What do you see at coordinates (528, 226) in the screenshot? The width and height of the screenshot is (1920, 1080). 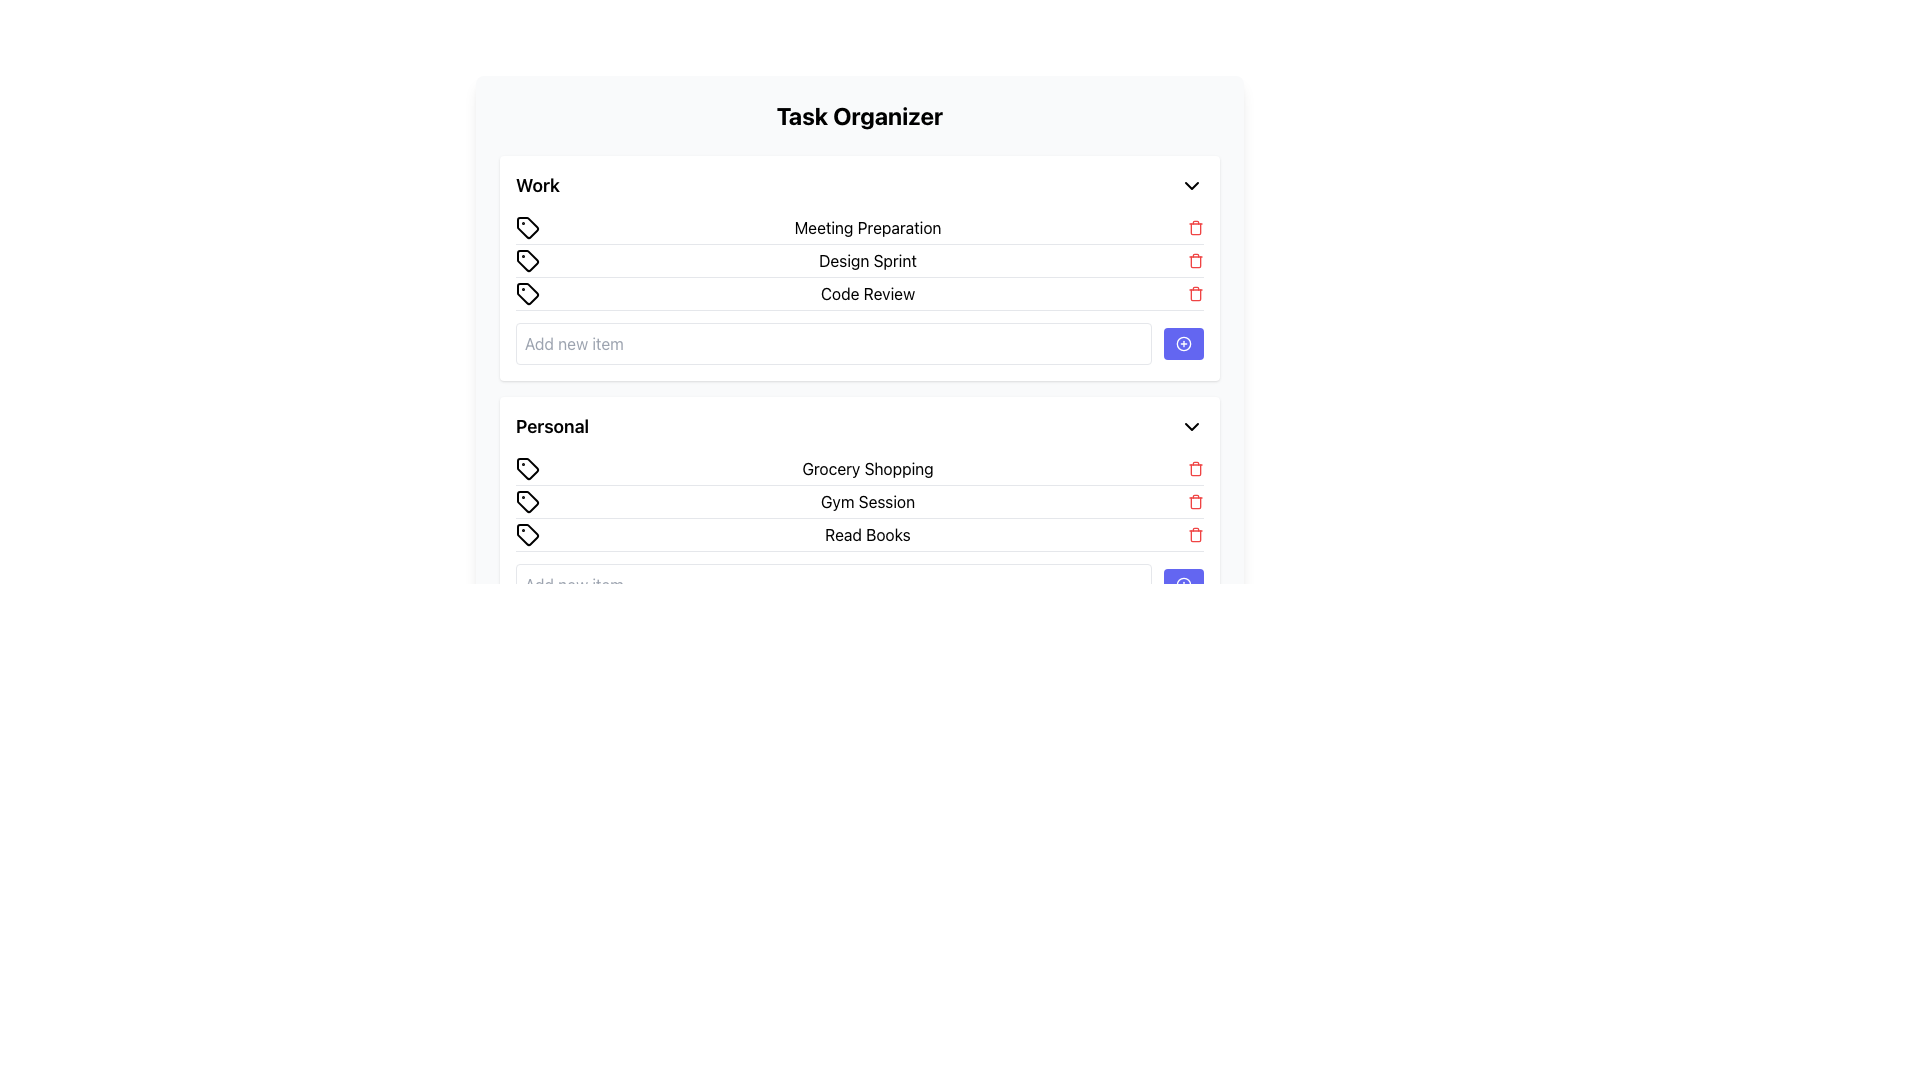 I see `the first tag icon associated with 'Meeting Preparation' in the 'Work' section of the 'Task Organizer' interface` at bounding box center [528, 226].